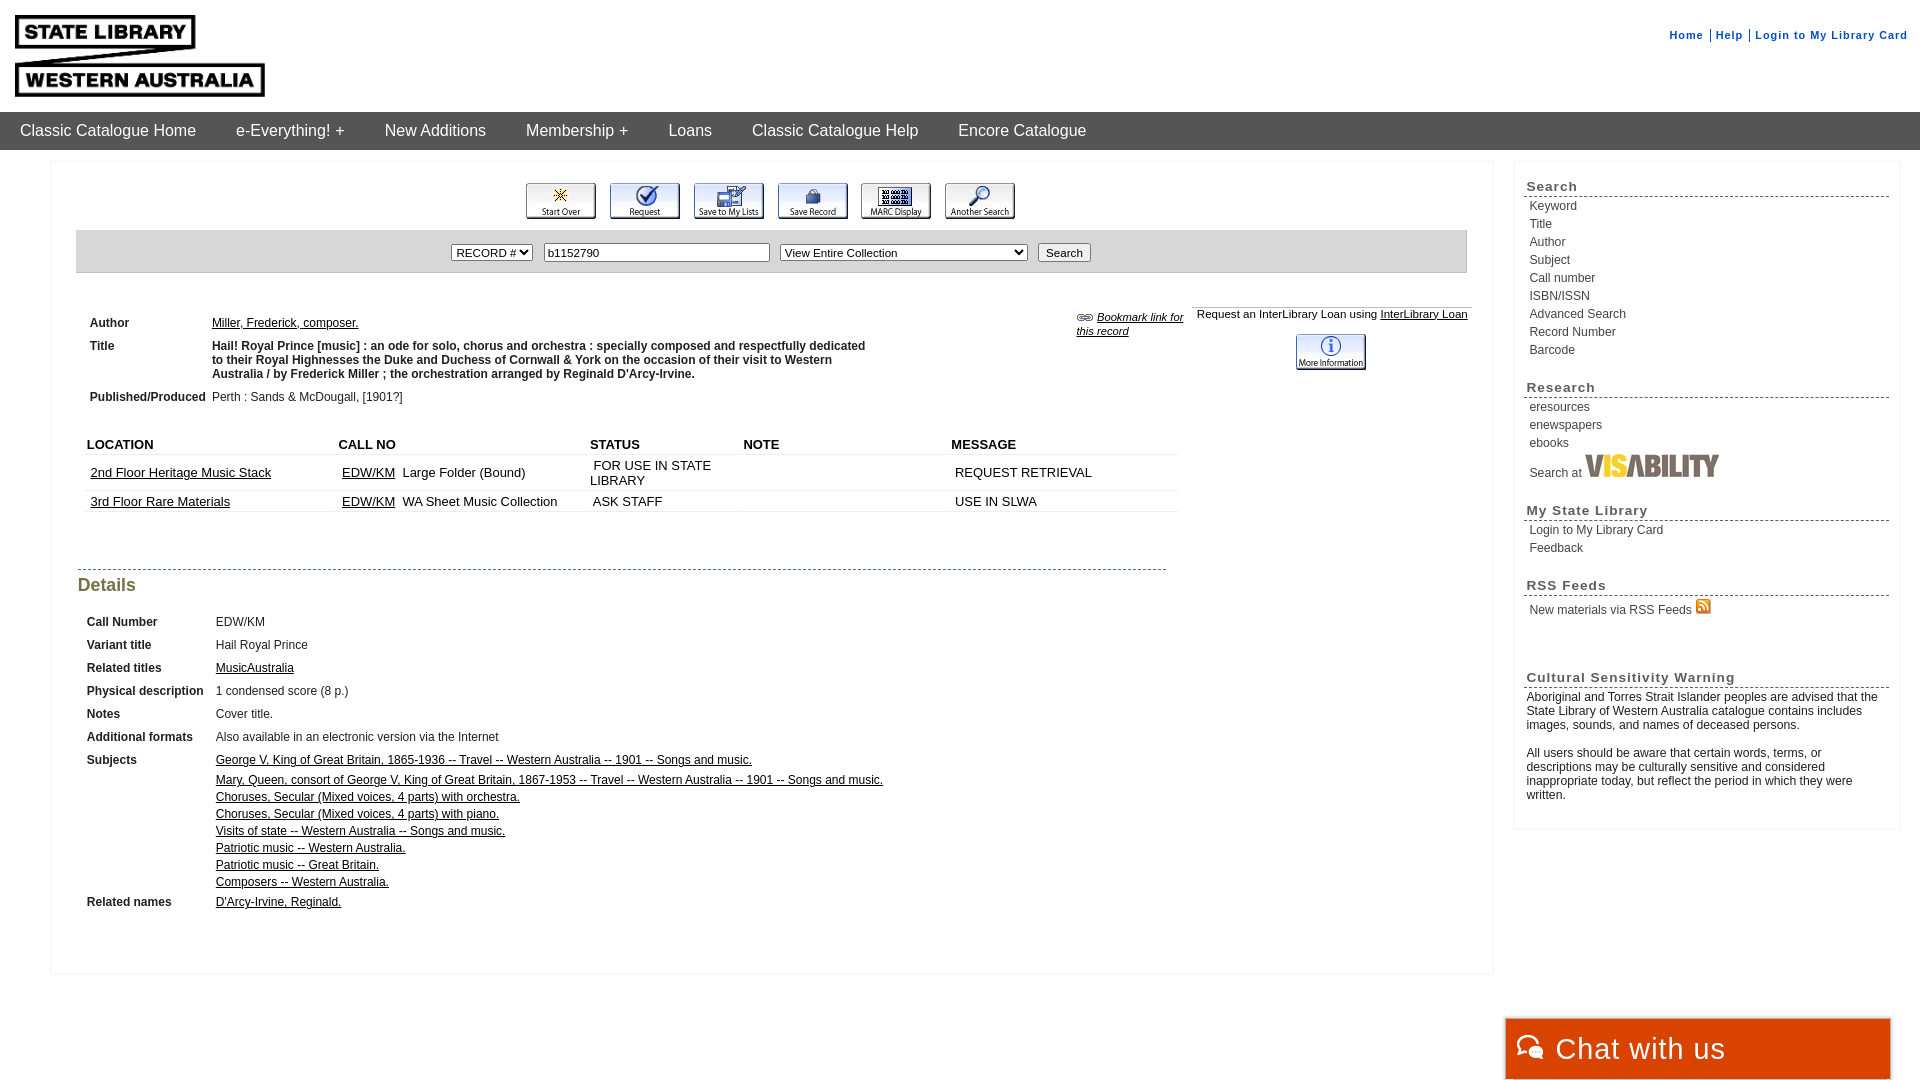 This screenshot has width=1920, height=1080. What do you see at coordinates (289, 131) in the screenshot?
I see `'e-Everything!'` at bounding box center [289, 131].